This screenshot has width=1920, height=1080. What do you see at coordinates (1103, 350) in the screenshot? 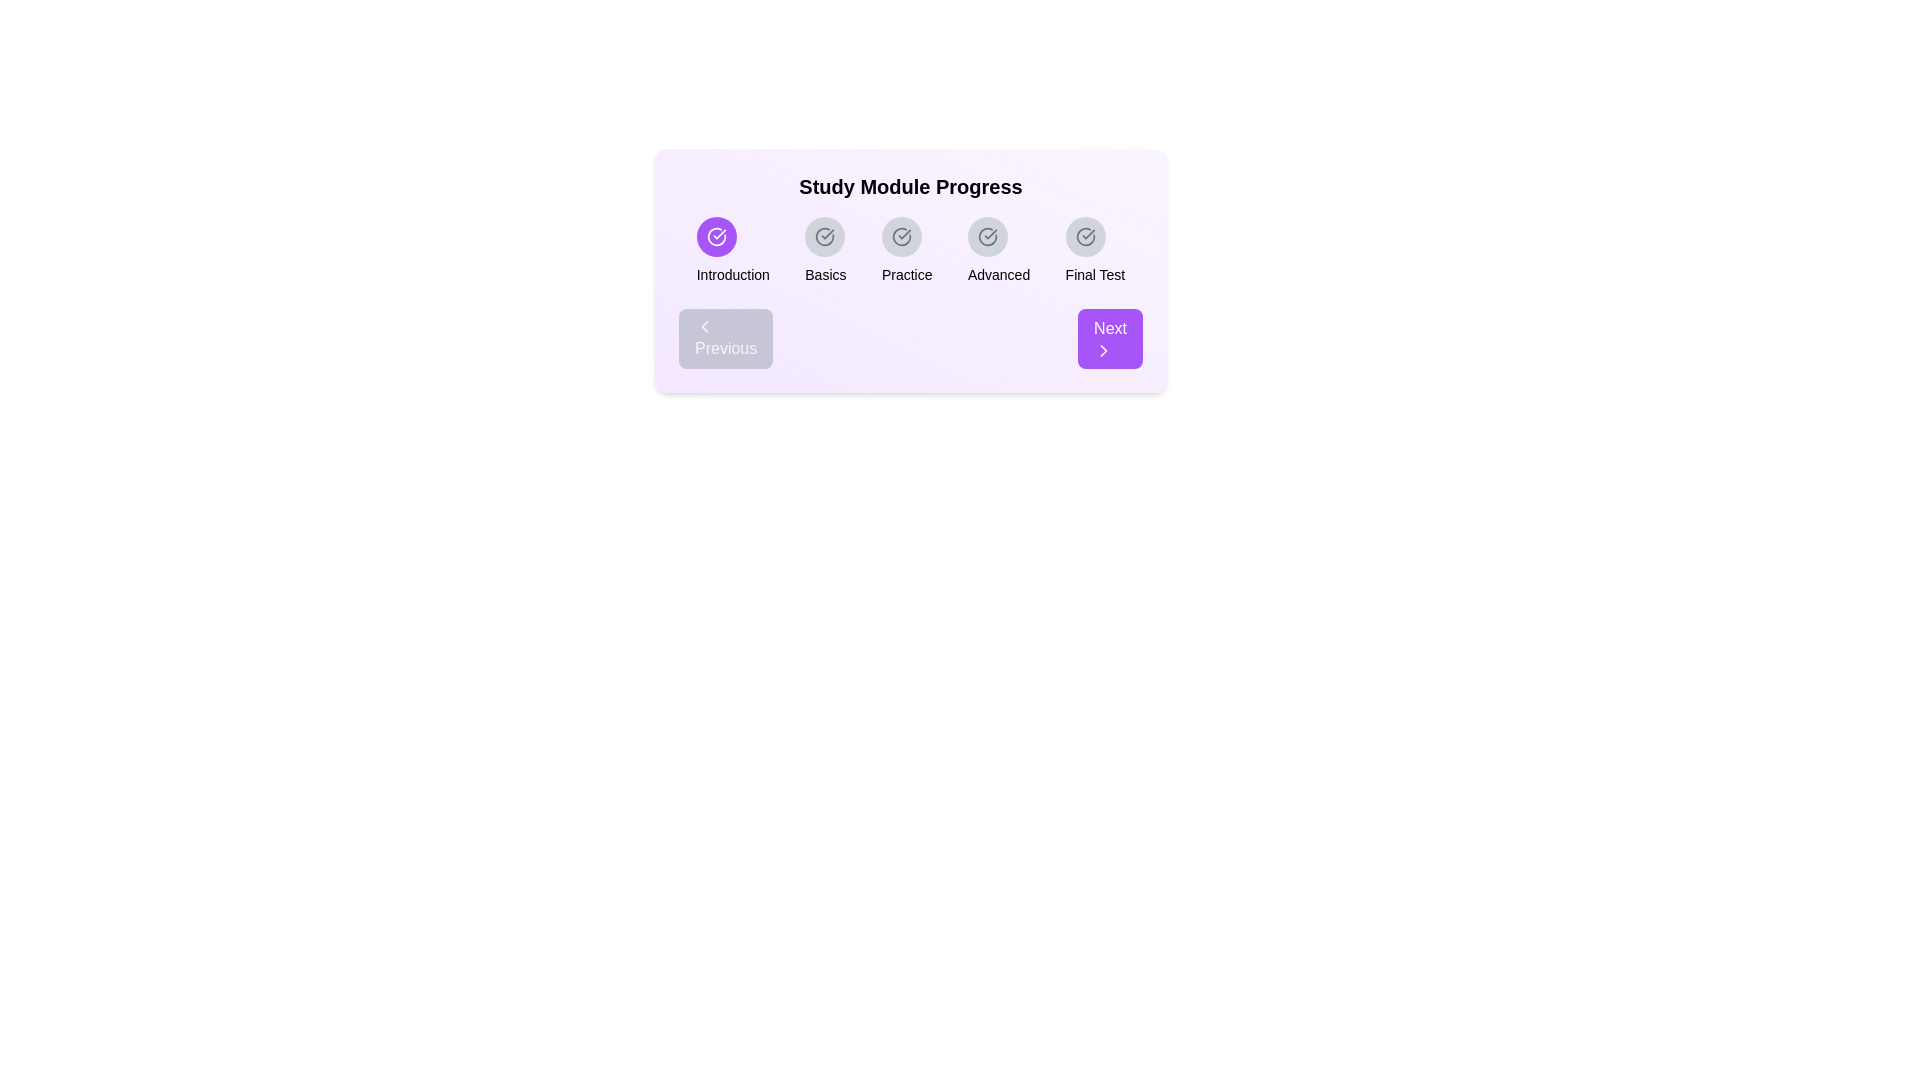
I see `the progress icon located within the 'Next' button at the bottom right corner of the card under the header 'Study Module Progress' to proceed` at bounding box center [1103, 350].